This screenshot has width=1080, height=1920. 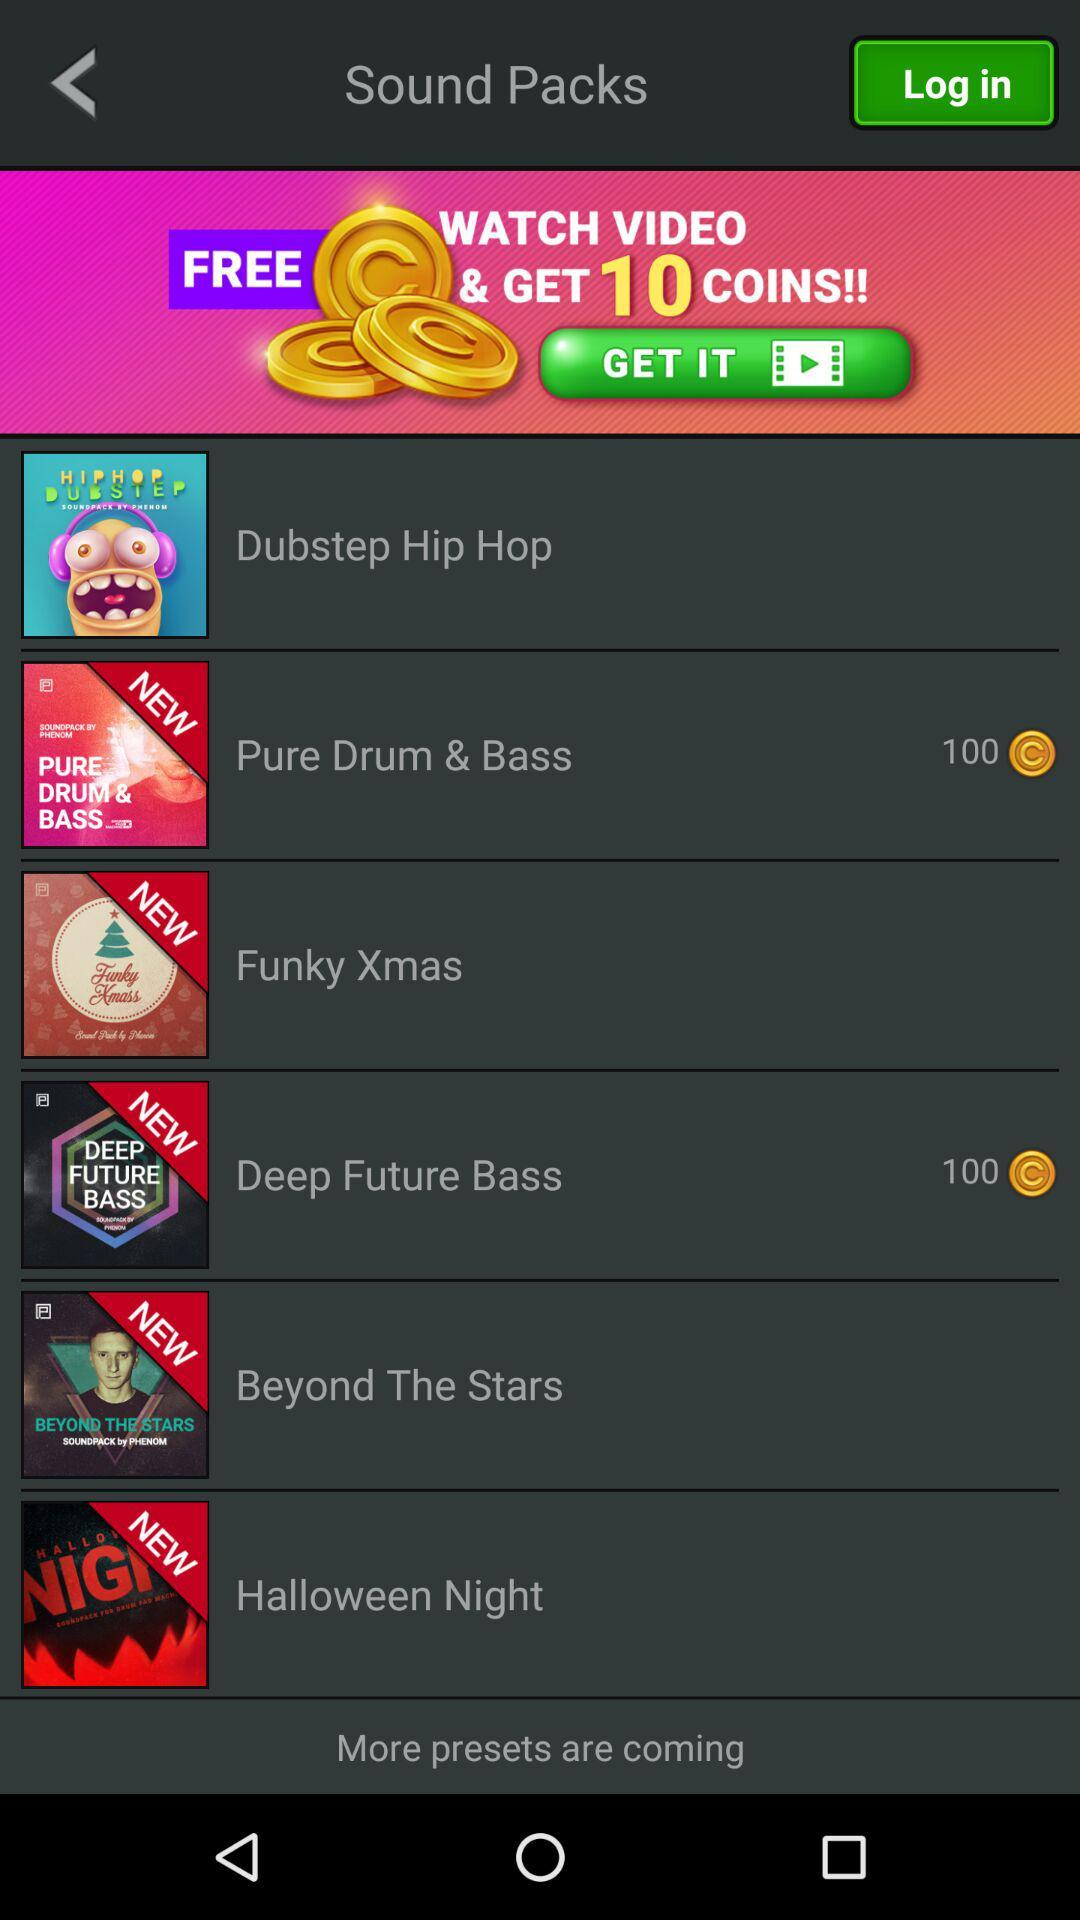 I want to click on open the add, so click(x=540, y=301).